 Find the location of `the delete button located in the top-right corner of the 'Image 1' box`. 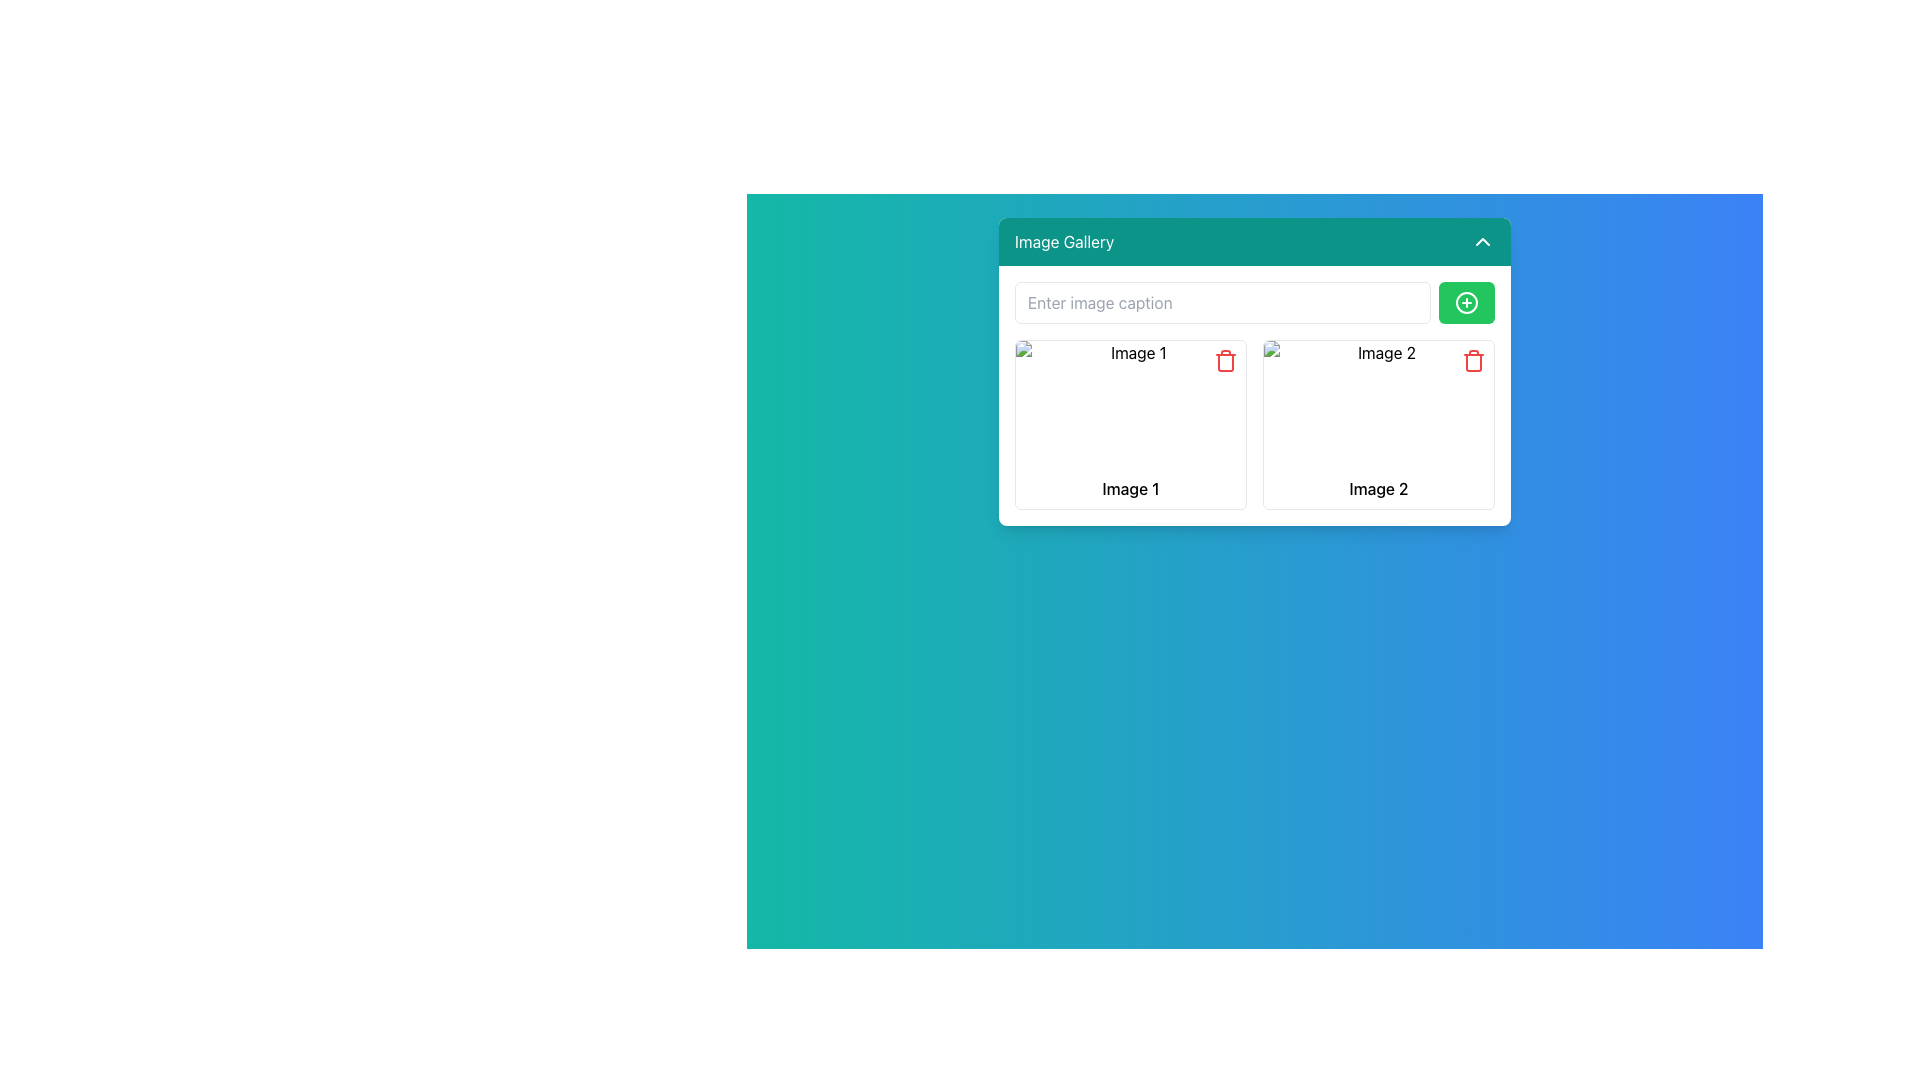

the delete button located in the top-right corner of the 'Image 1' box is located at coordinates (1224, 363).